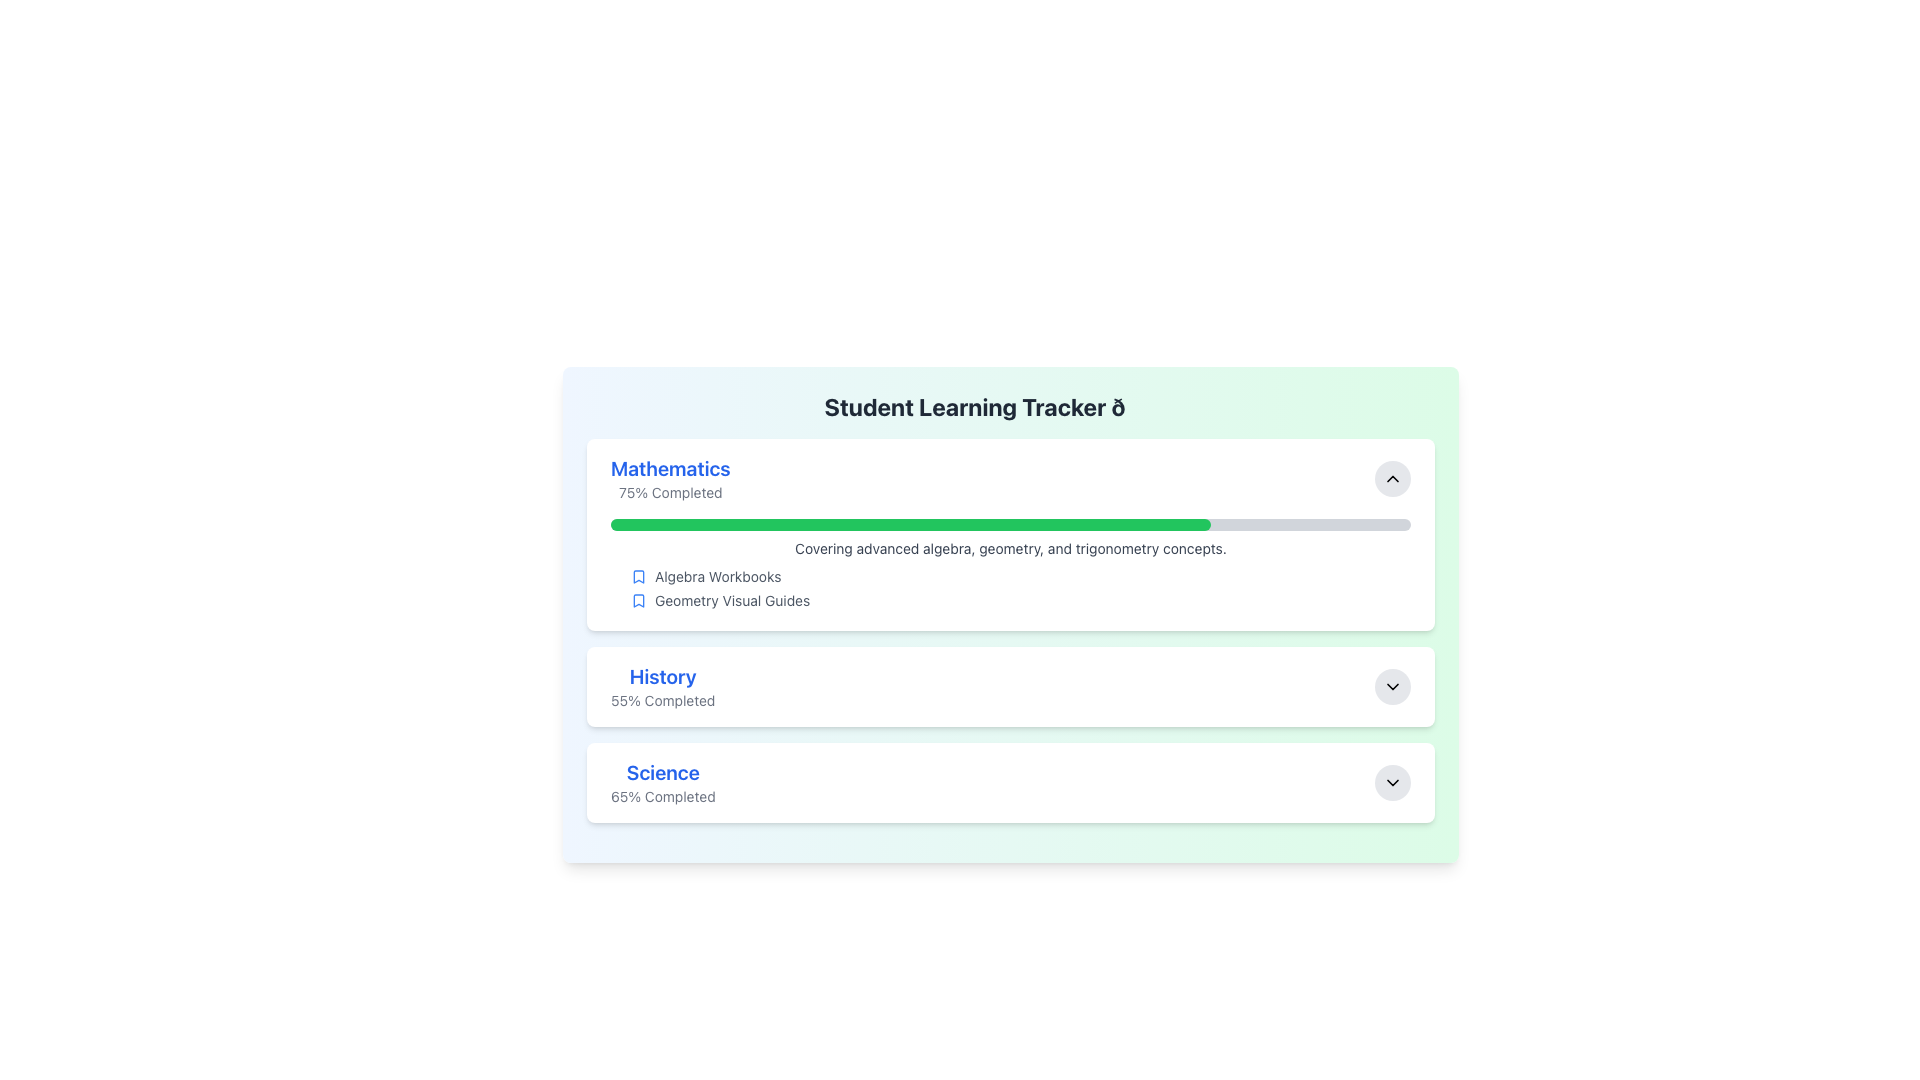 Image resolution: width=1920 pixels, height=1080 pixels. What do you see at coordinates (1391, 685) in the screenshot?
I see `the circular button with a black downward-facing chevron icon located at the far right of the 'History 55% Completed' card` at bounding box center [1391, 685].